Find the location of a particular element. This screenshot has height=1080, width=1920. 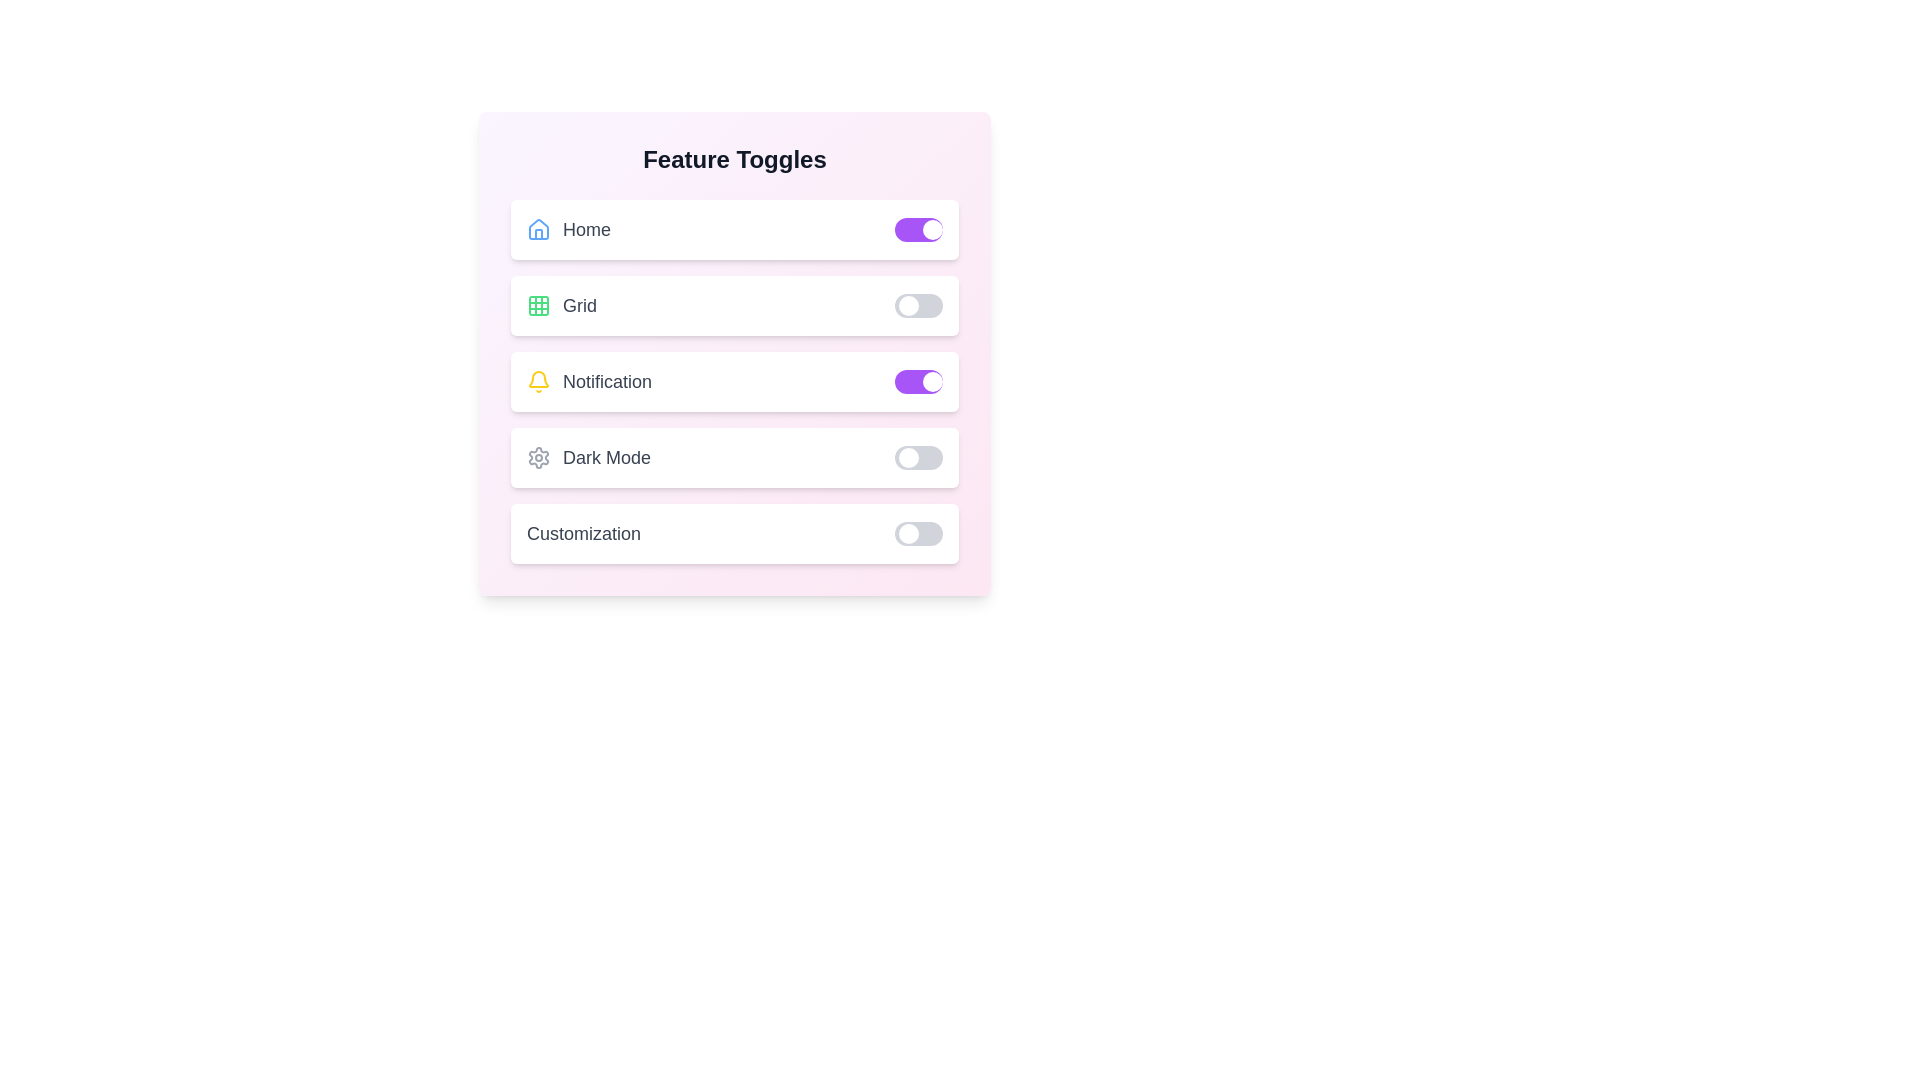

the toggle switch knob located adjacent to the 'Grid' label is located at coordinates (907, 305).